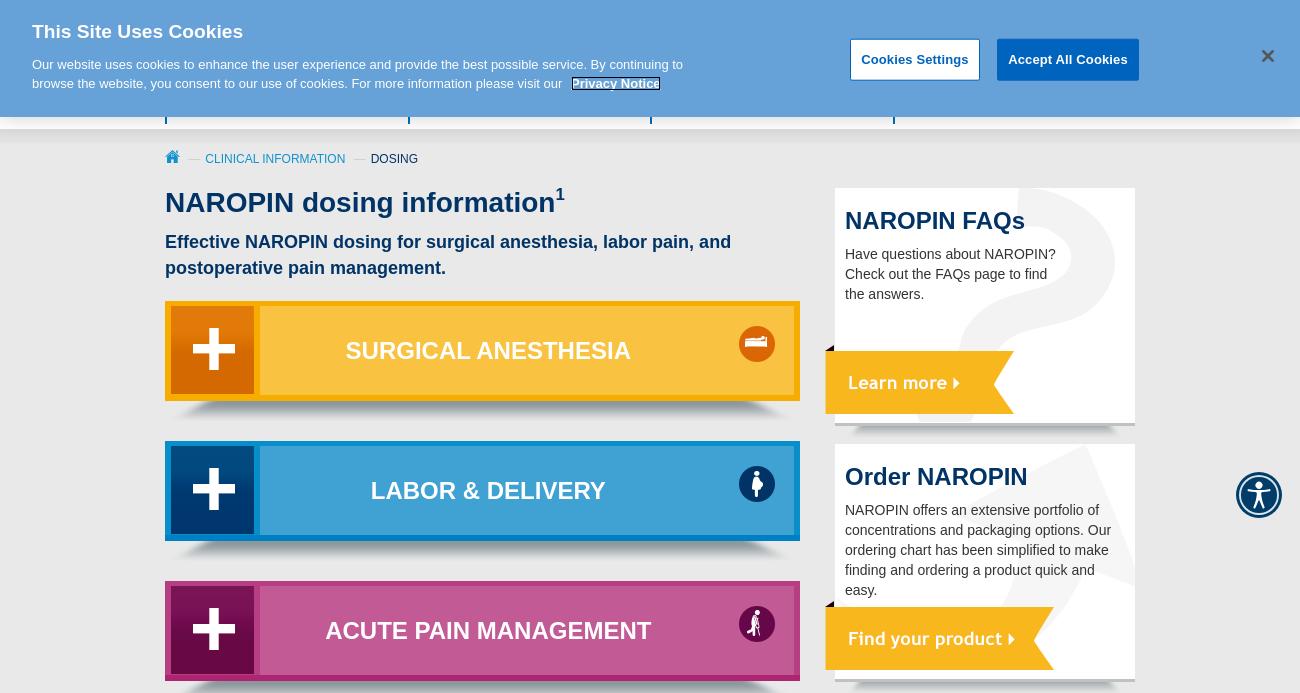 The image size is (1300, 693). Describe the element at coordinates (950, 252) in the screenshot. I see `'Have questions about NAROPIN?'` at that location.